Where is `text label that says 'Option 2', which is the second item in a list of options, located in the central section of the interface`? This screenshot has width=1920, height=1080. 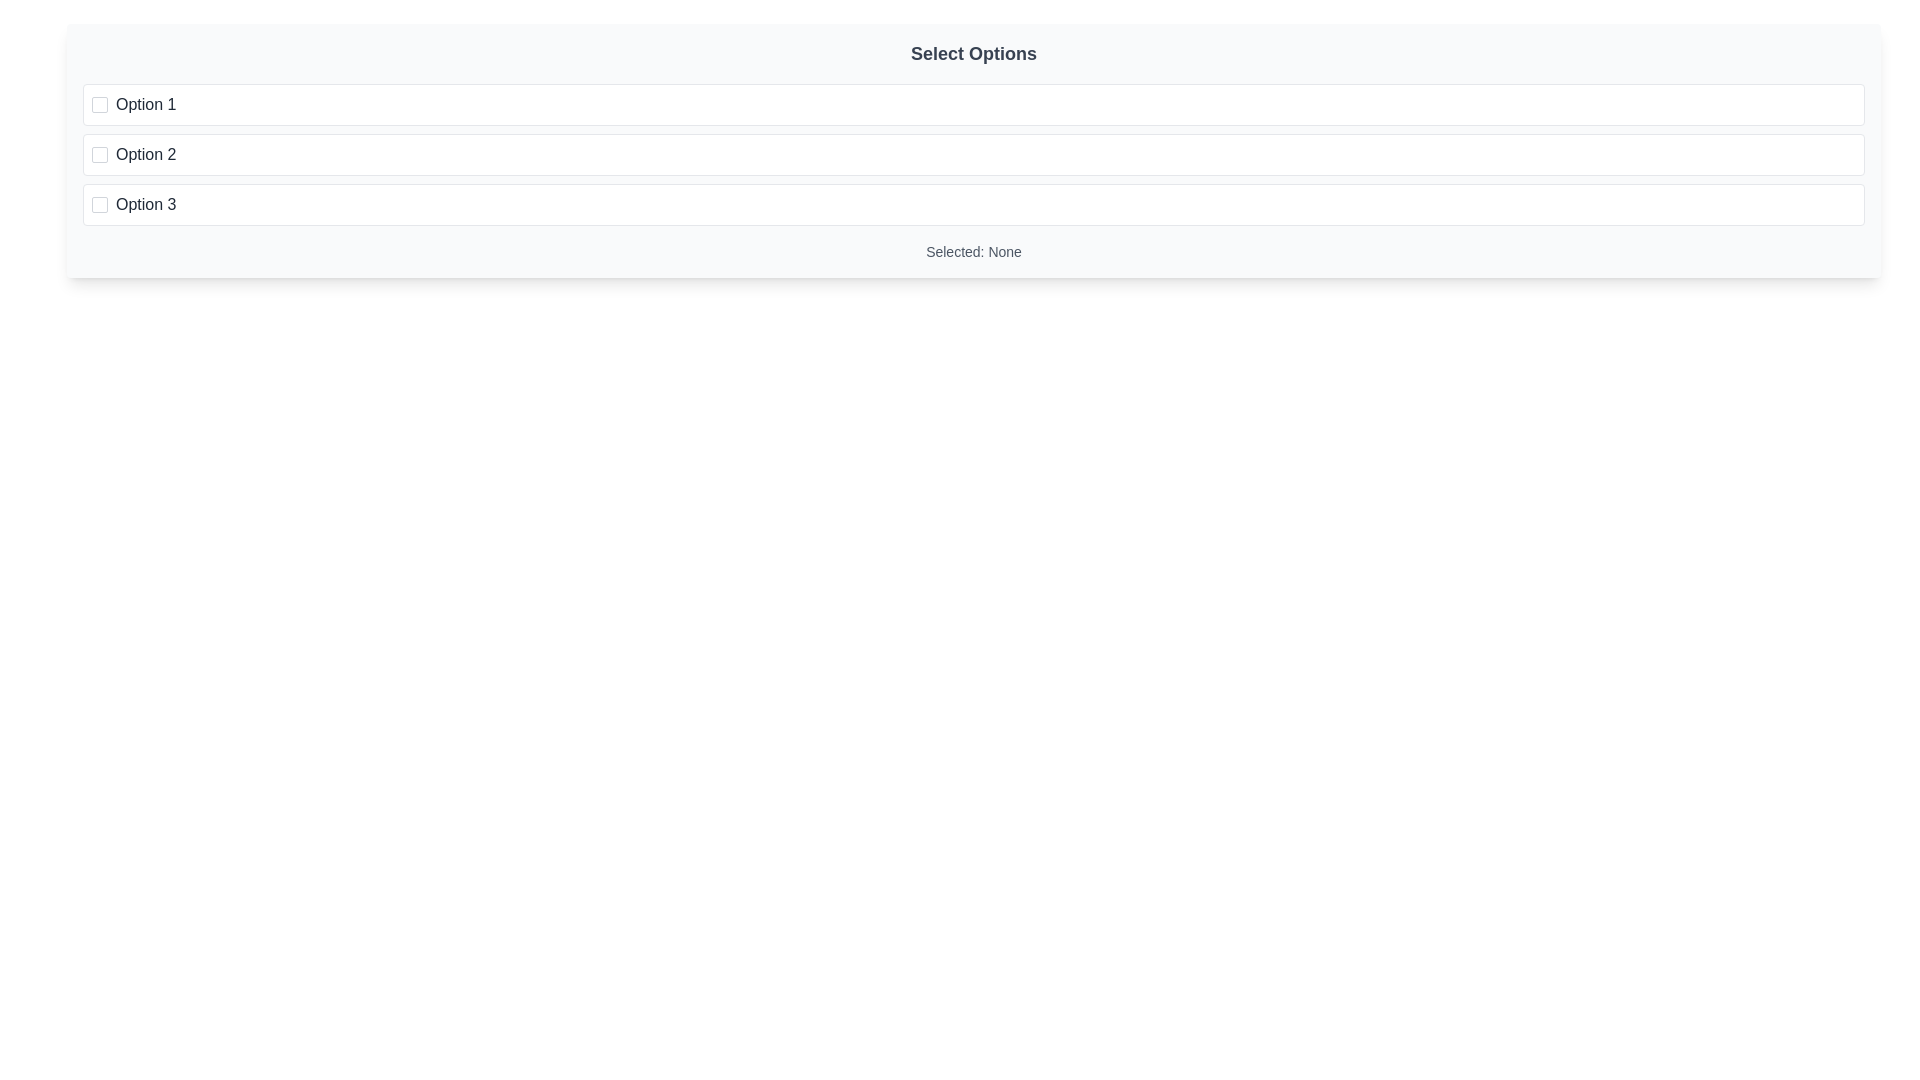
text label that says 'Option 2', which is the second item in a list of options, located in the central section of the interface is located at coordinates (145, 153).